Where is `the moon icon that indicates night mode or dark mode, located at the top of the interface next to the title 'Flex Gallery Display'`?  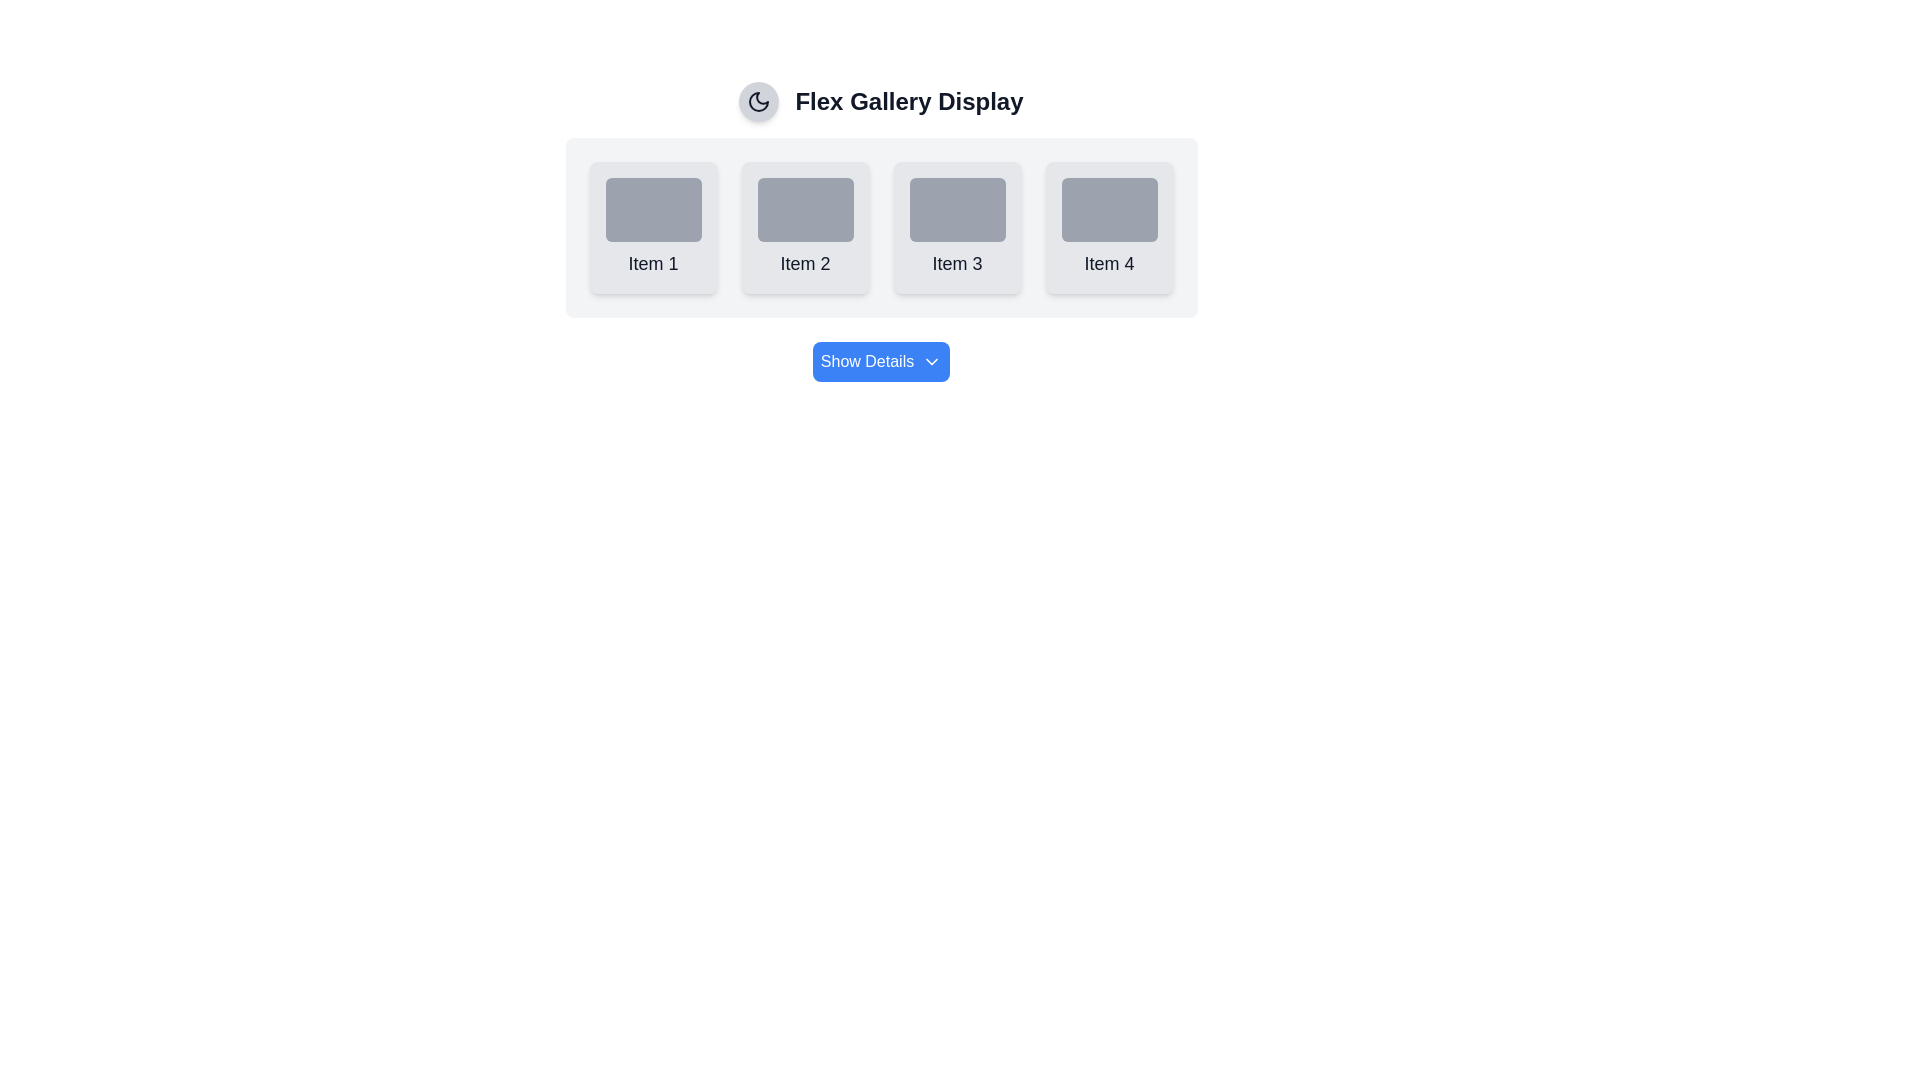 the moon icon that indicates night mode or dark mode, located at the top of the interface next to the title 'Flex Gallery Display' is located at coordinates (758, 101).